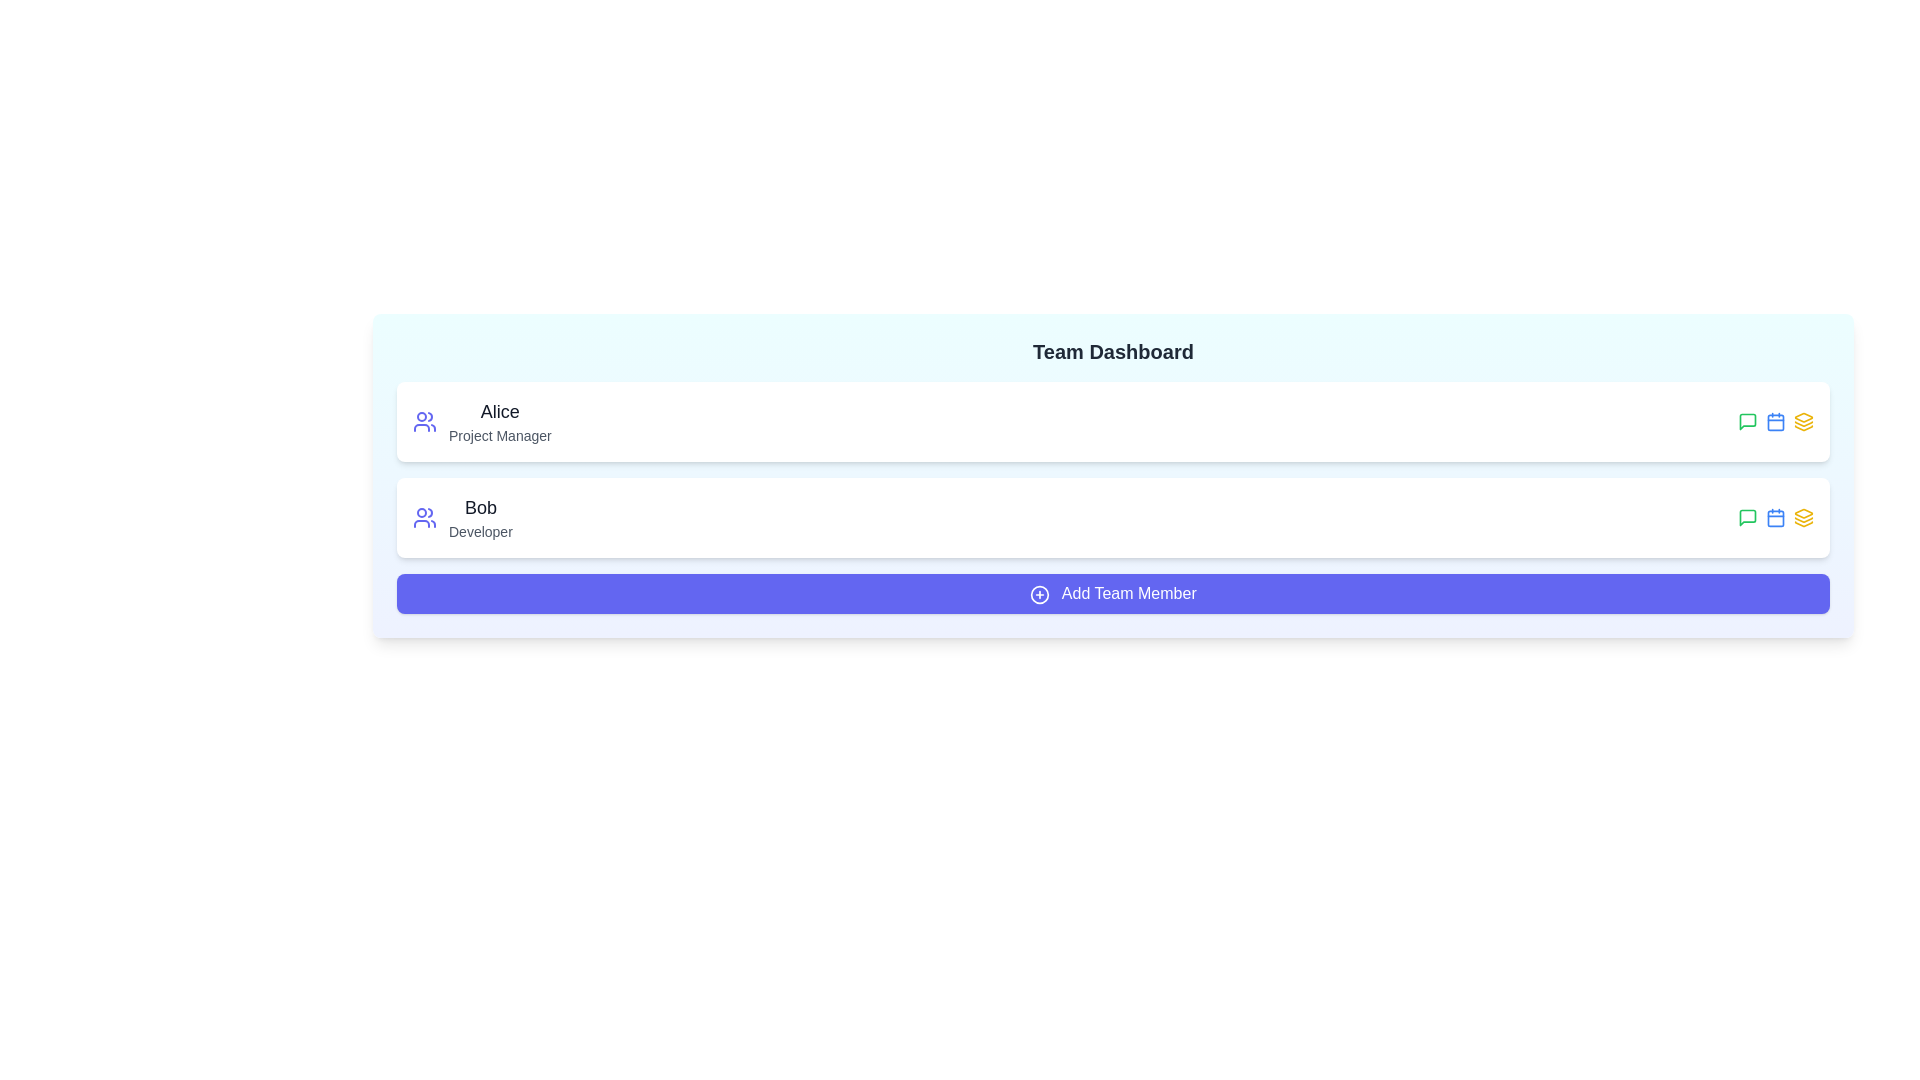 Image resolution: width=1920 pixels, height=1080 pixels. I want to click on the user profile icon associated with 'Alice', the Project Manager, located on the left side of the profile display, so click(424, 420).